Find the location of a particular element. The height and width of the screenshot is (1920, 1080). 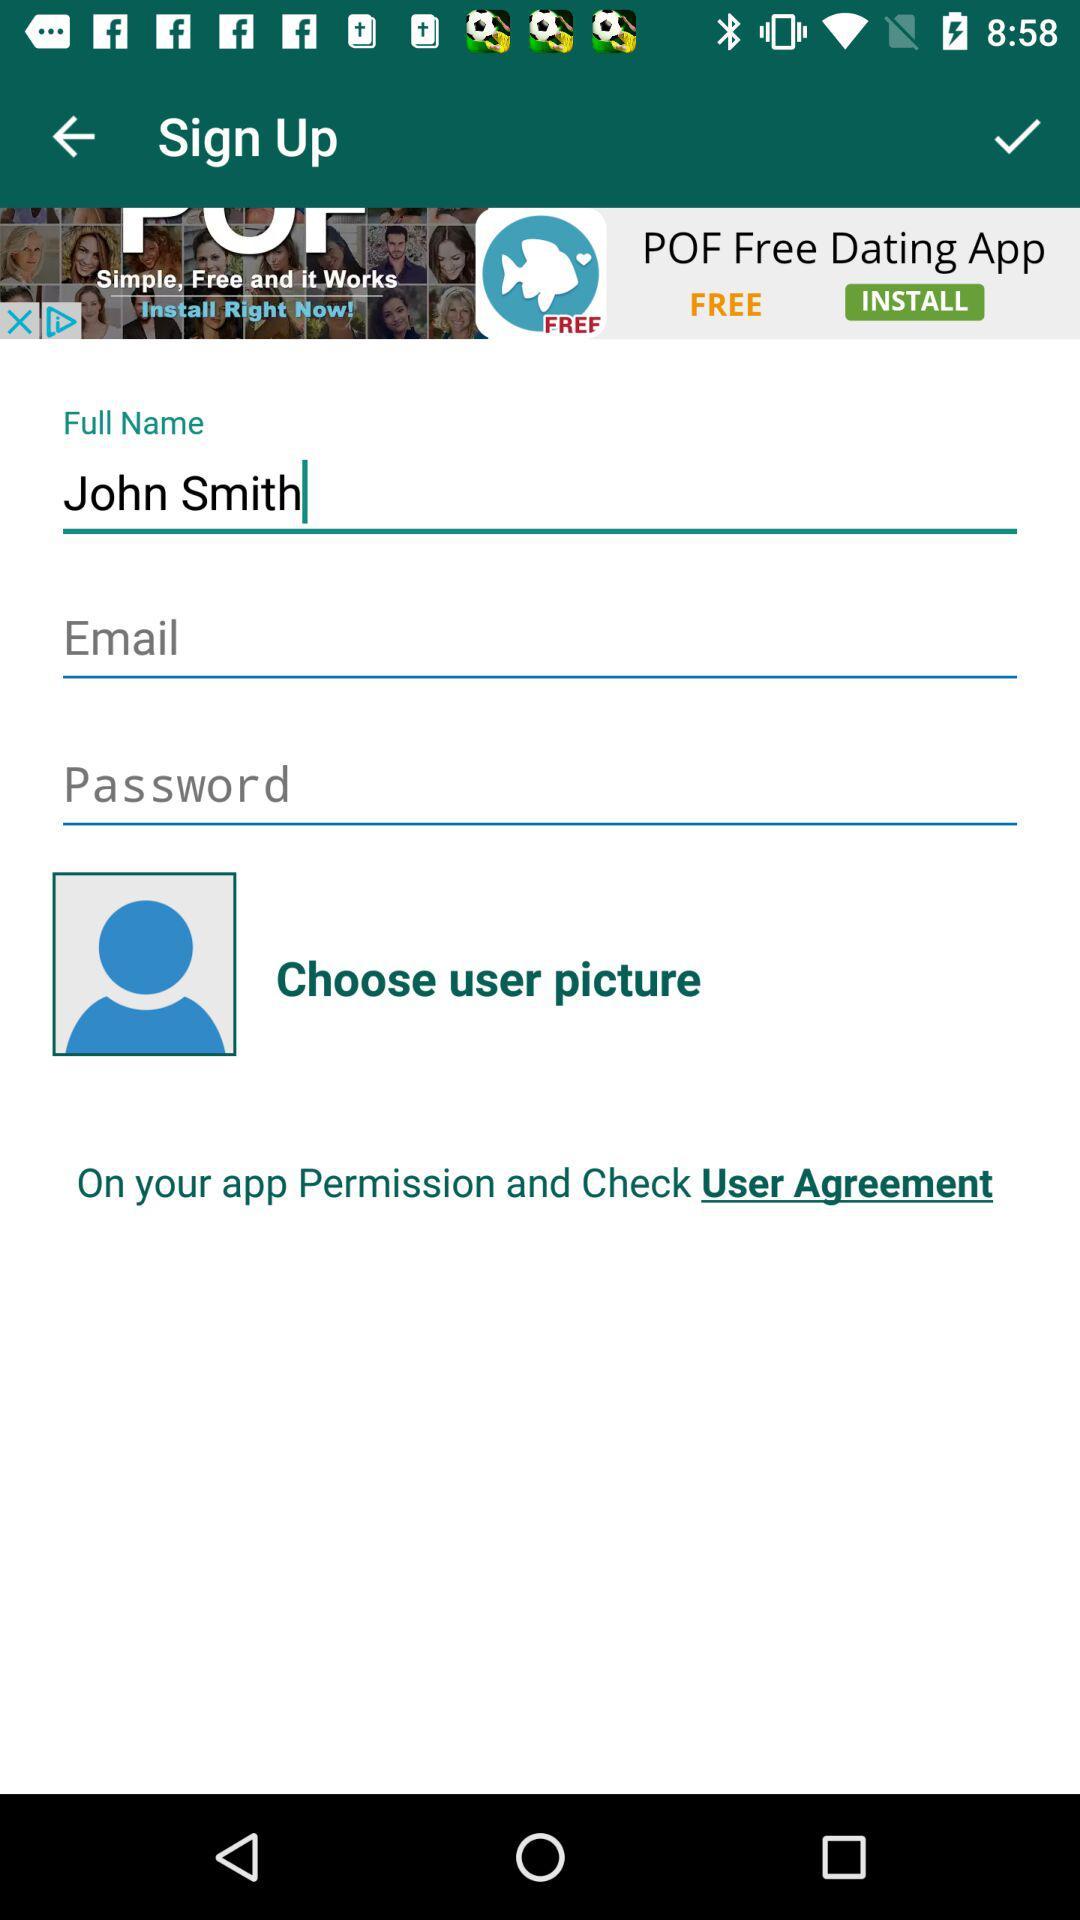

open advertisement is located at coordinates (540, 272).